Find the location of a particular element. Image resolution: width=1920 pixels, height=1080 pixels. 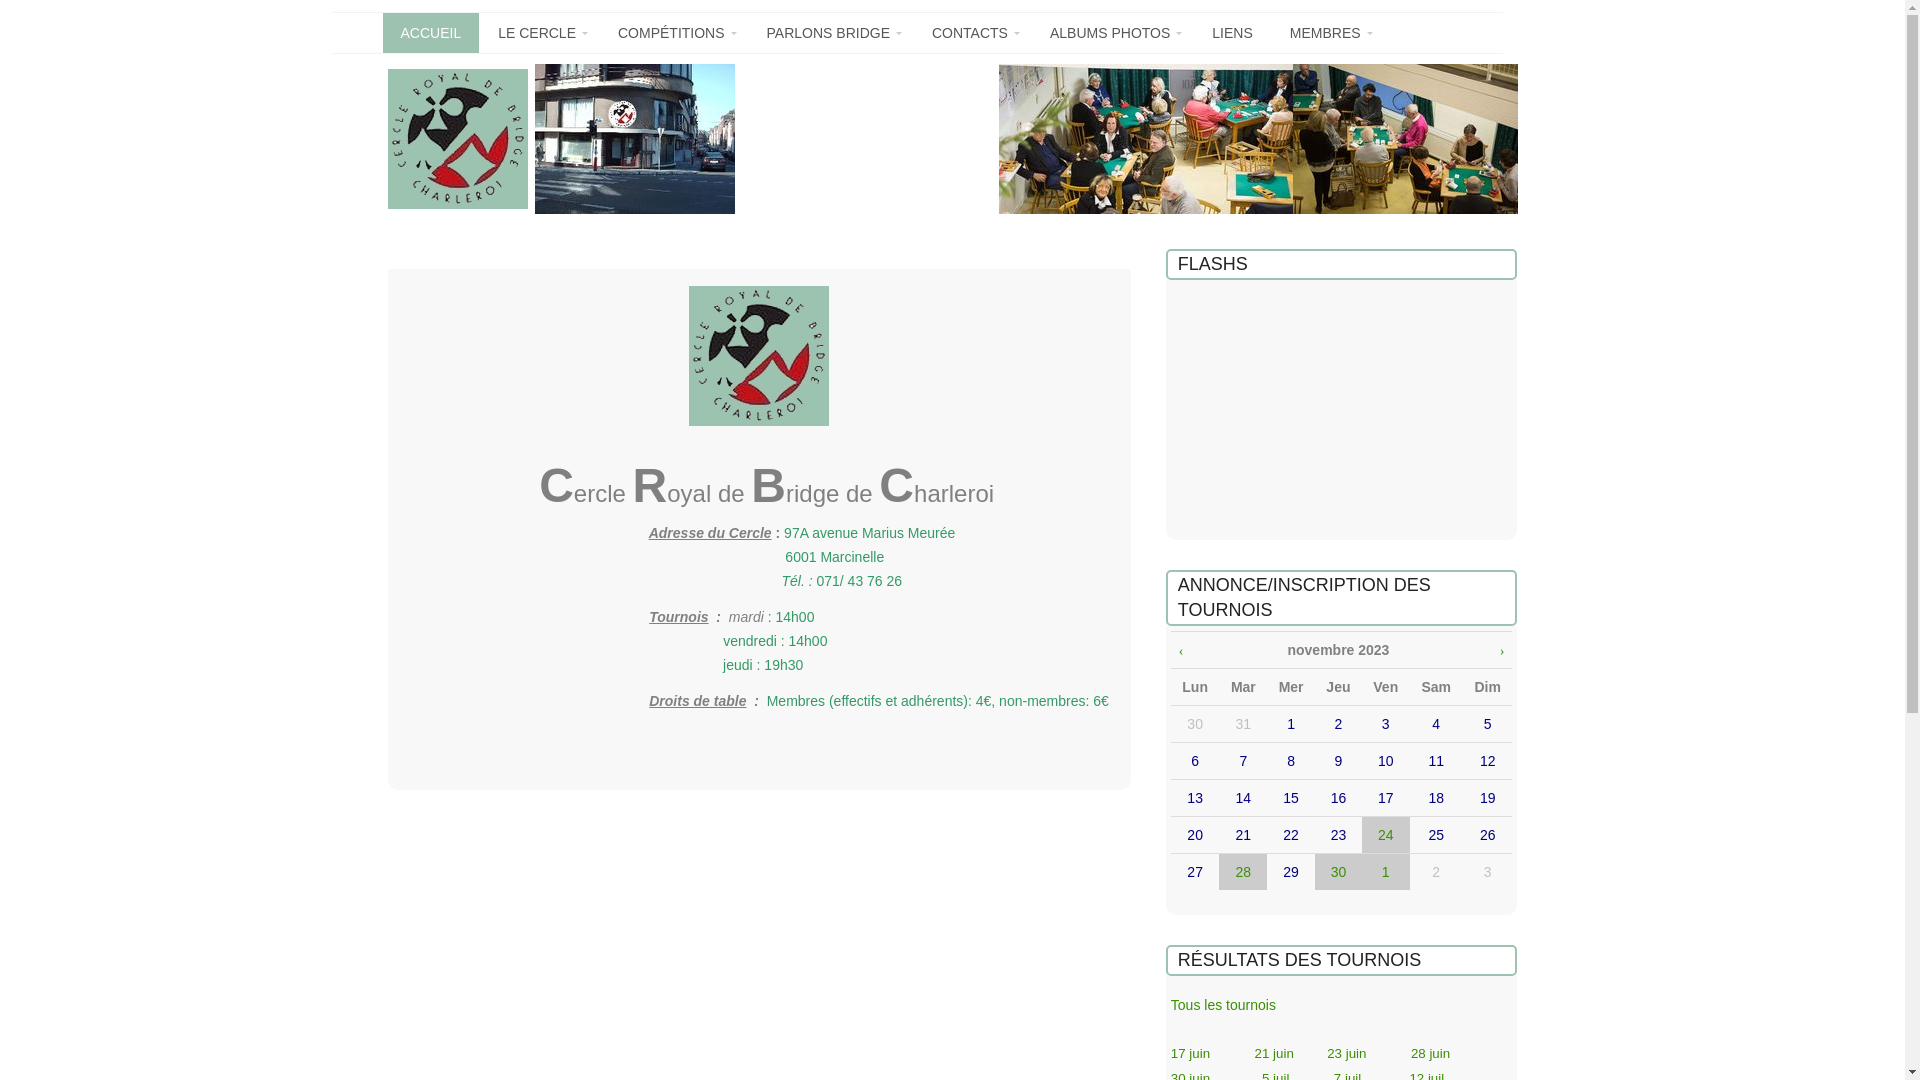

'24' is located at coordinates (1385, 834).